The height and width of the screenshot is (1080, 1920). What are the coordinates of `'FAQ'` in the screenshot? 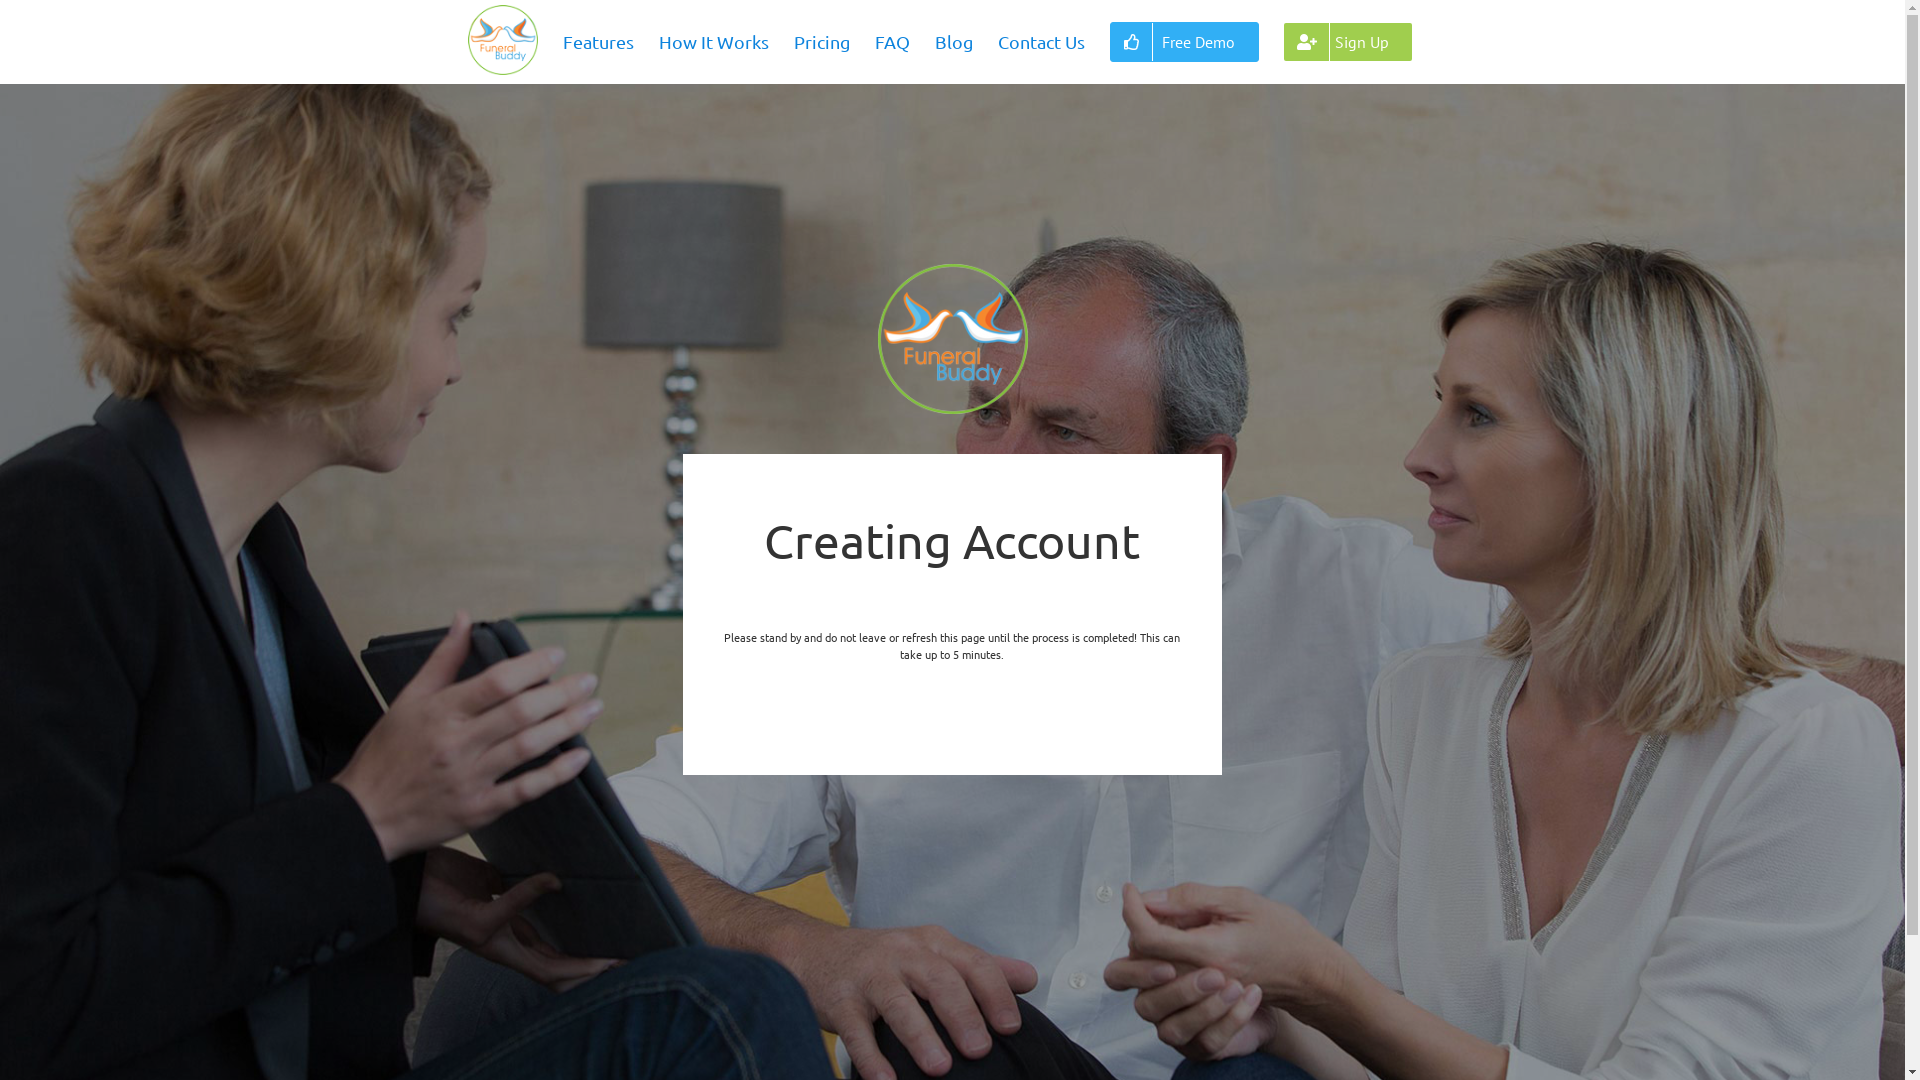 It's located at (891, 42).